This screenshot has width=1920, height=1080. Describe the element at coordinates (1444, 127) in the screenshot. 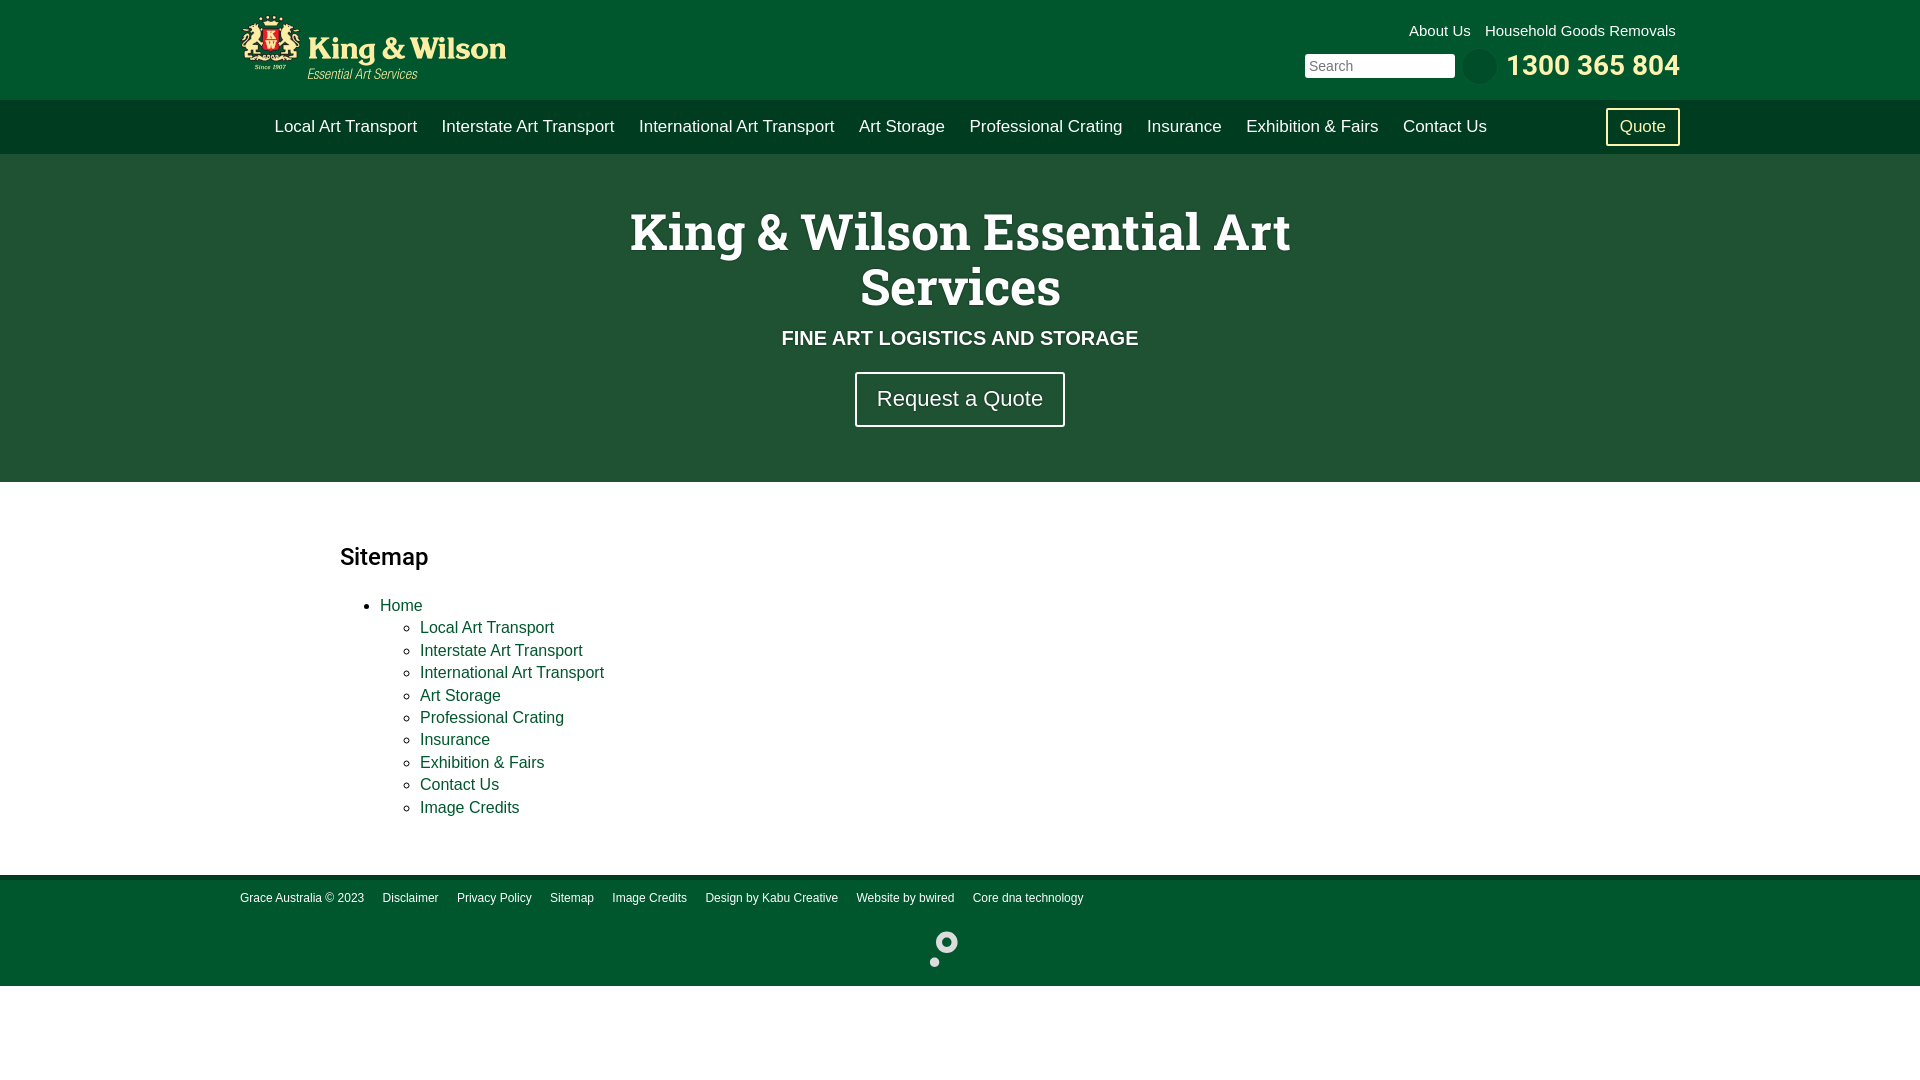

I see `'Contact Us'` at that location.